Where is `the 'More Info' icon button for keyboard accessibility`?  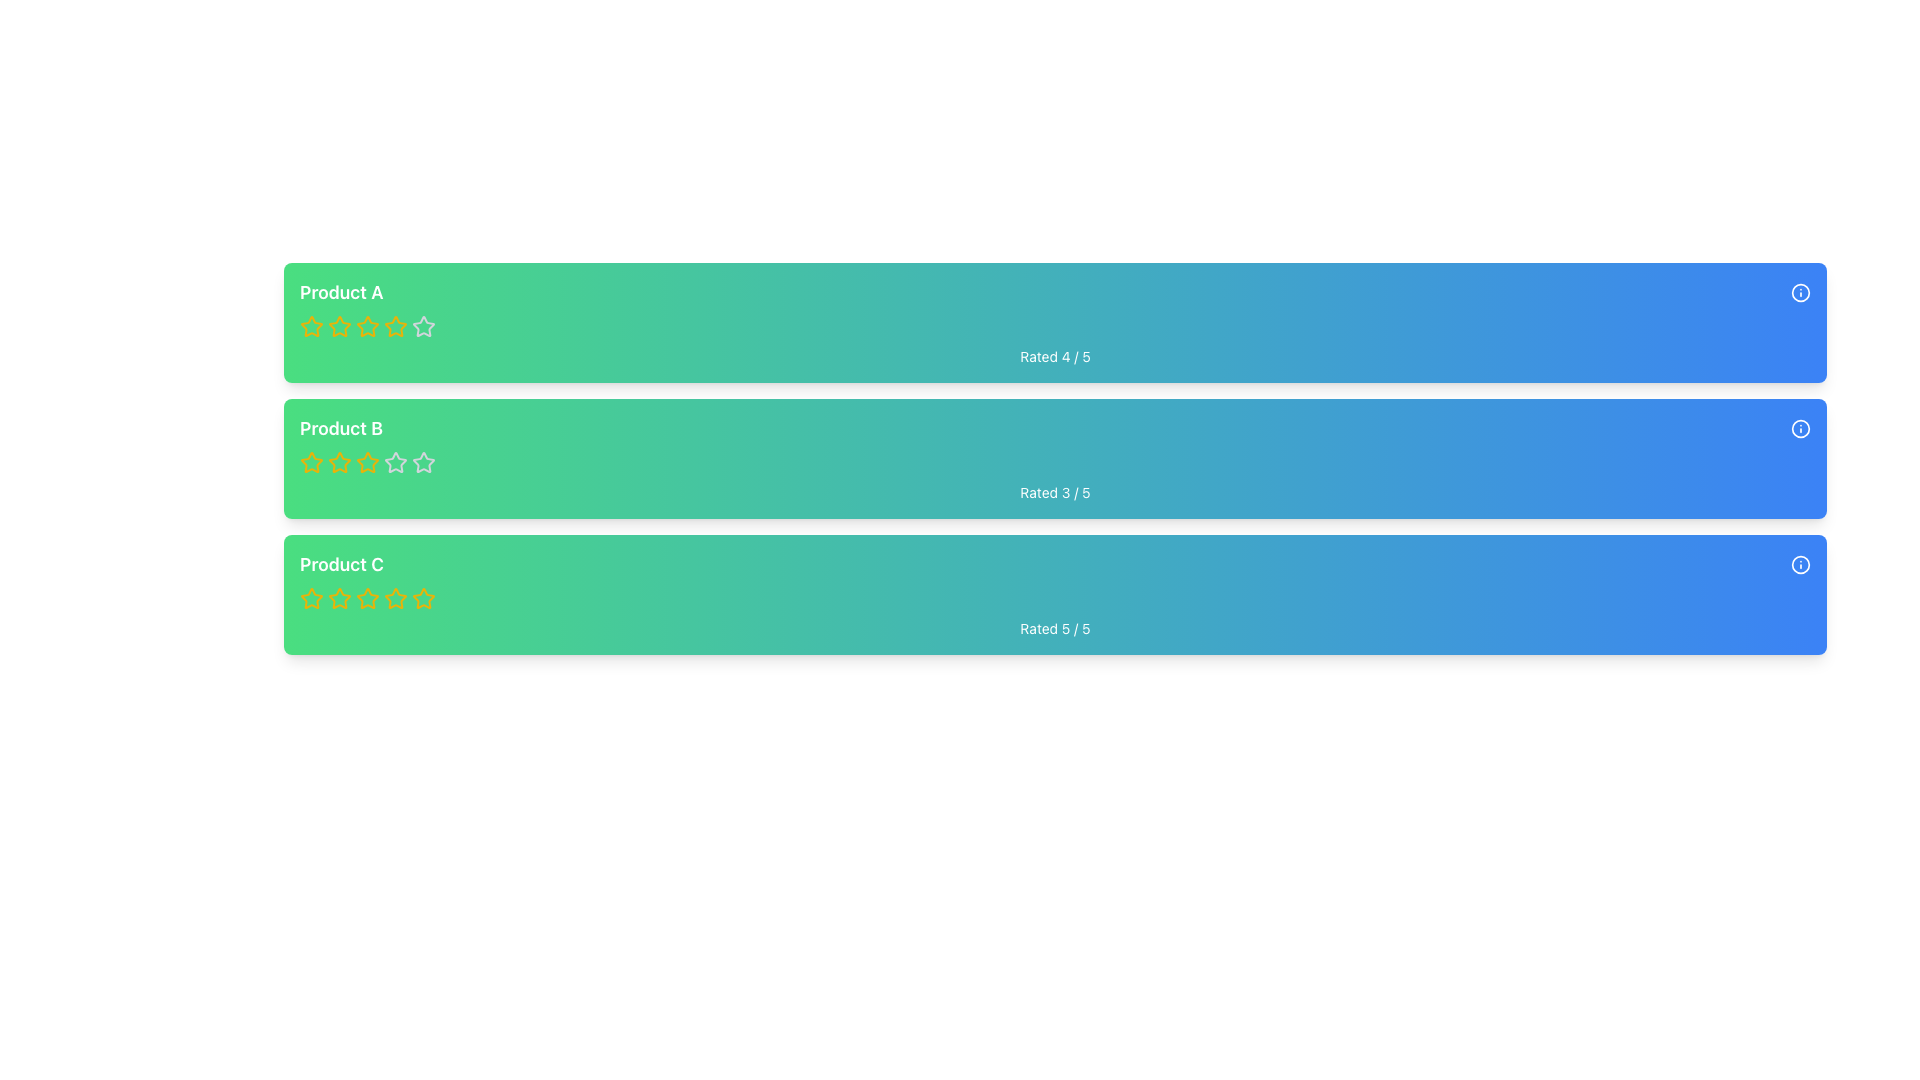 the 'More Info' icon button for keyboard accessibility is located at coordinates (1800, 293).